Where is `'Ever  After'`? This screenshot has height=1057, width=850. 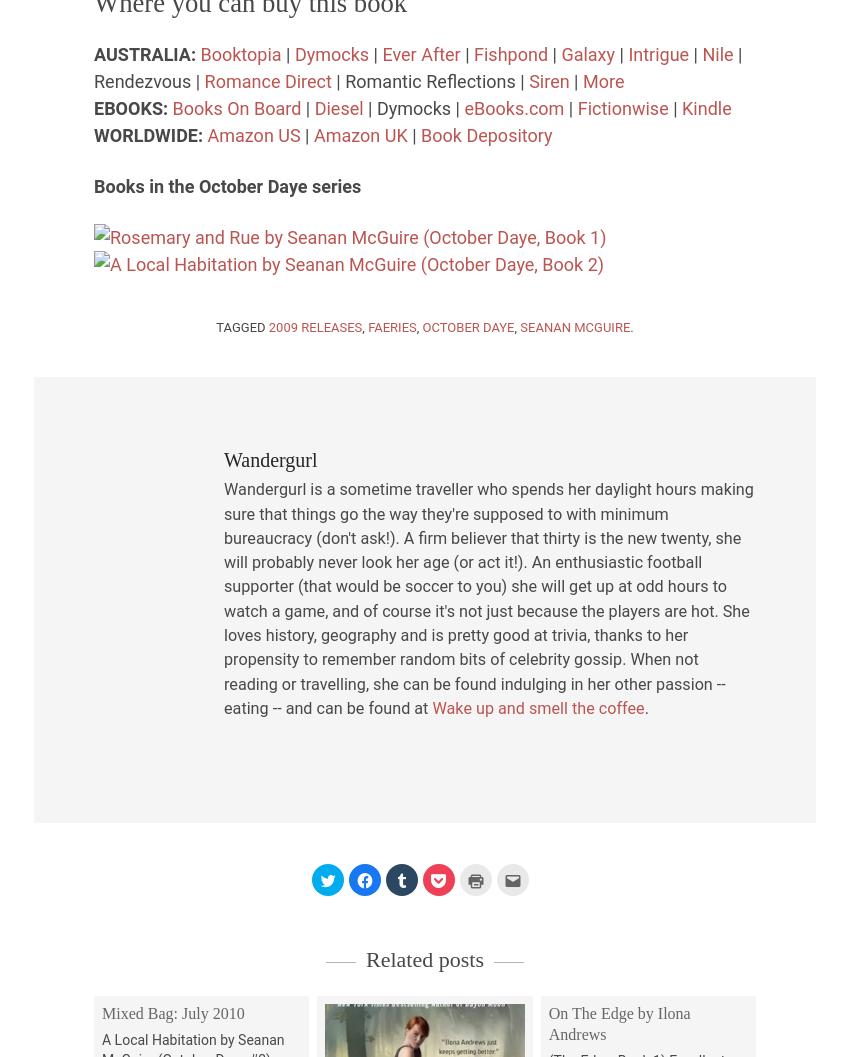 'Ever  After' is located at coordinates (421, 53).